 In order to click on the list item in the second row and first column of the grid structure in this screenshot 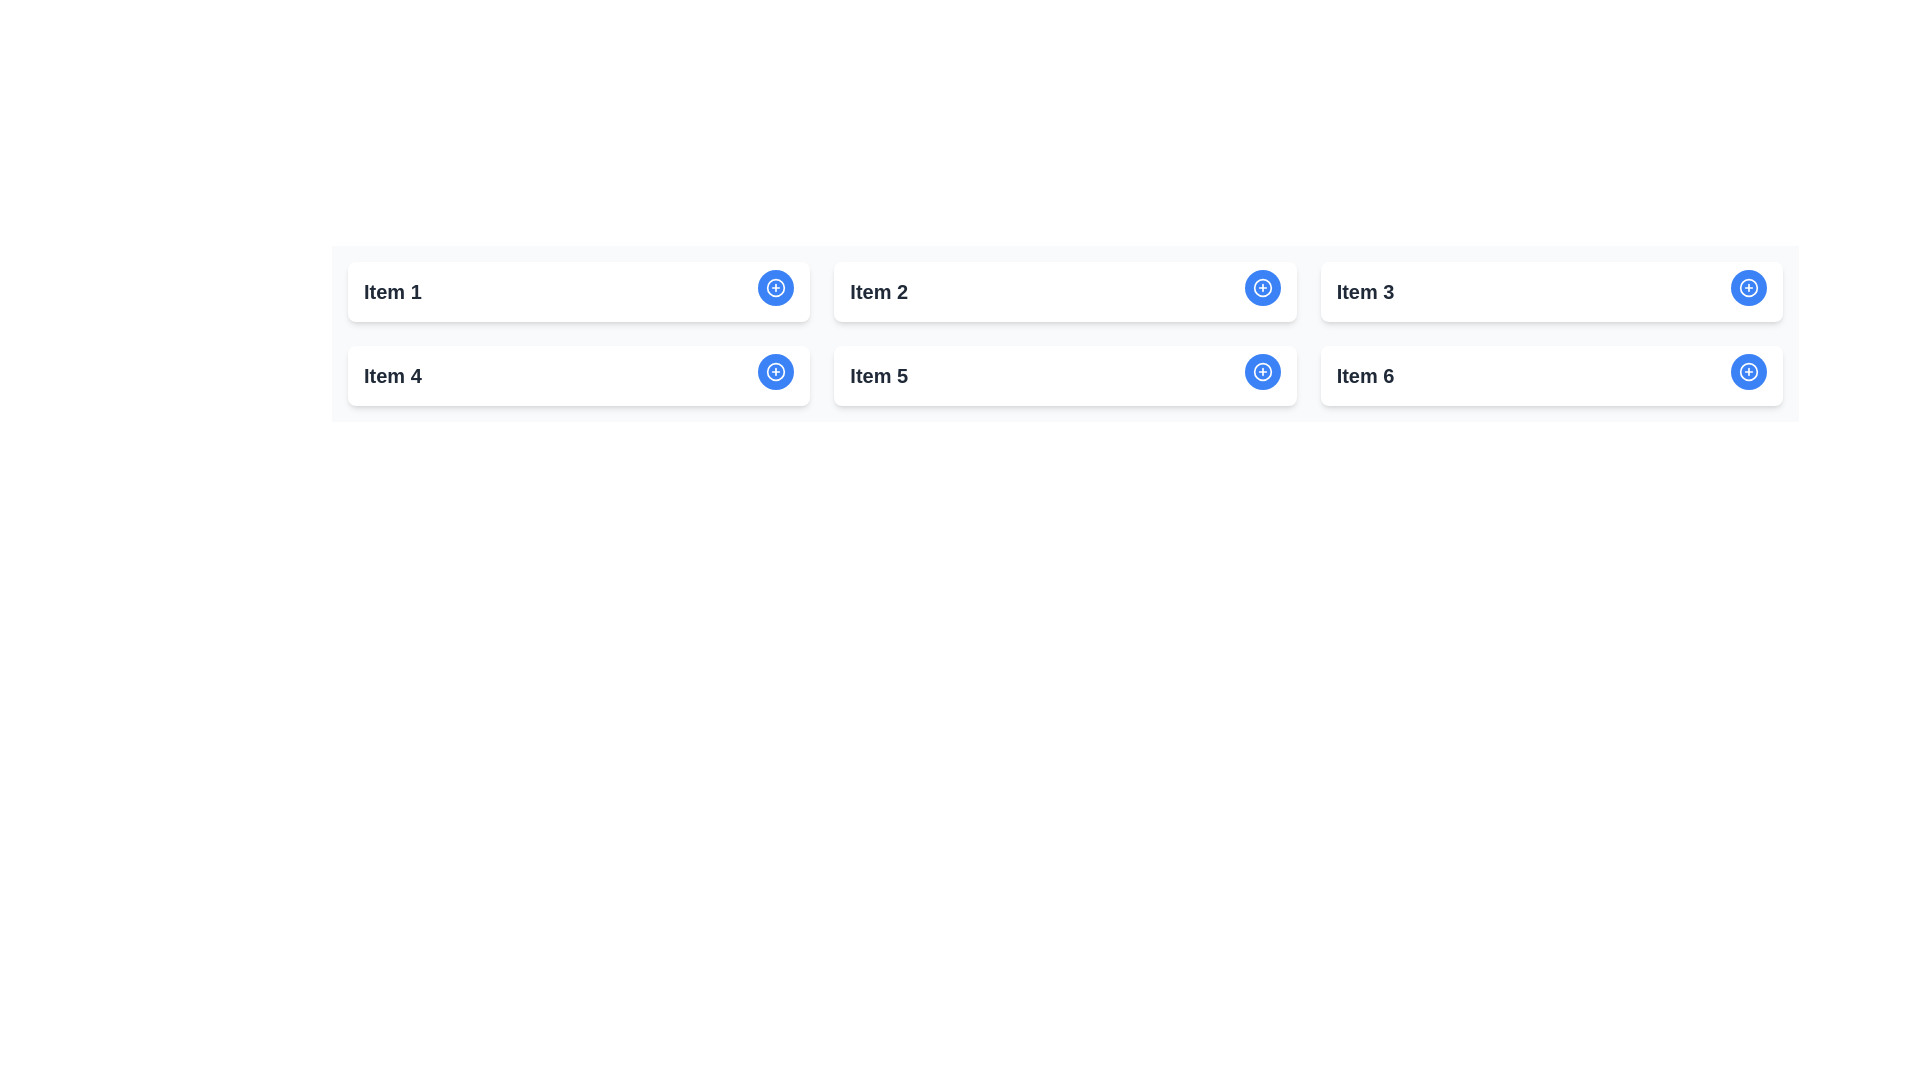, I will do `click(578, 375)`.